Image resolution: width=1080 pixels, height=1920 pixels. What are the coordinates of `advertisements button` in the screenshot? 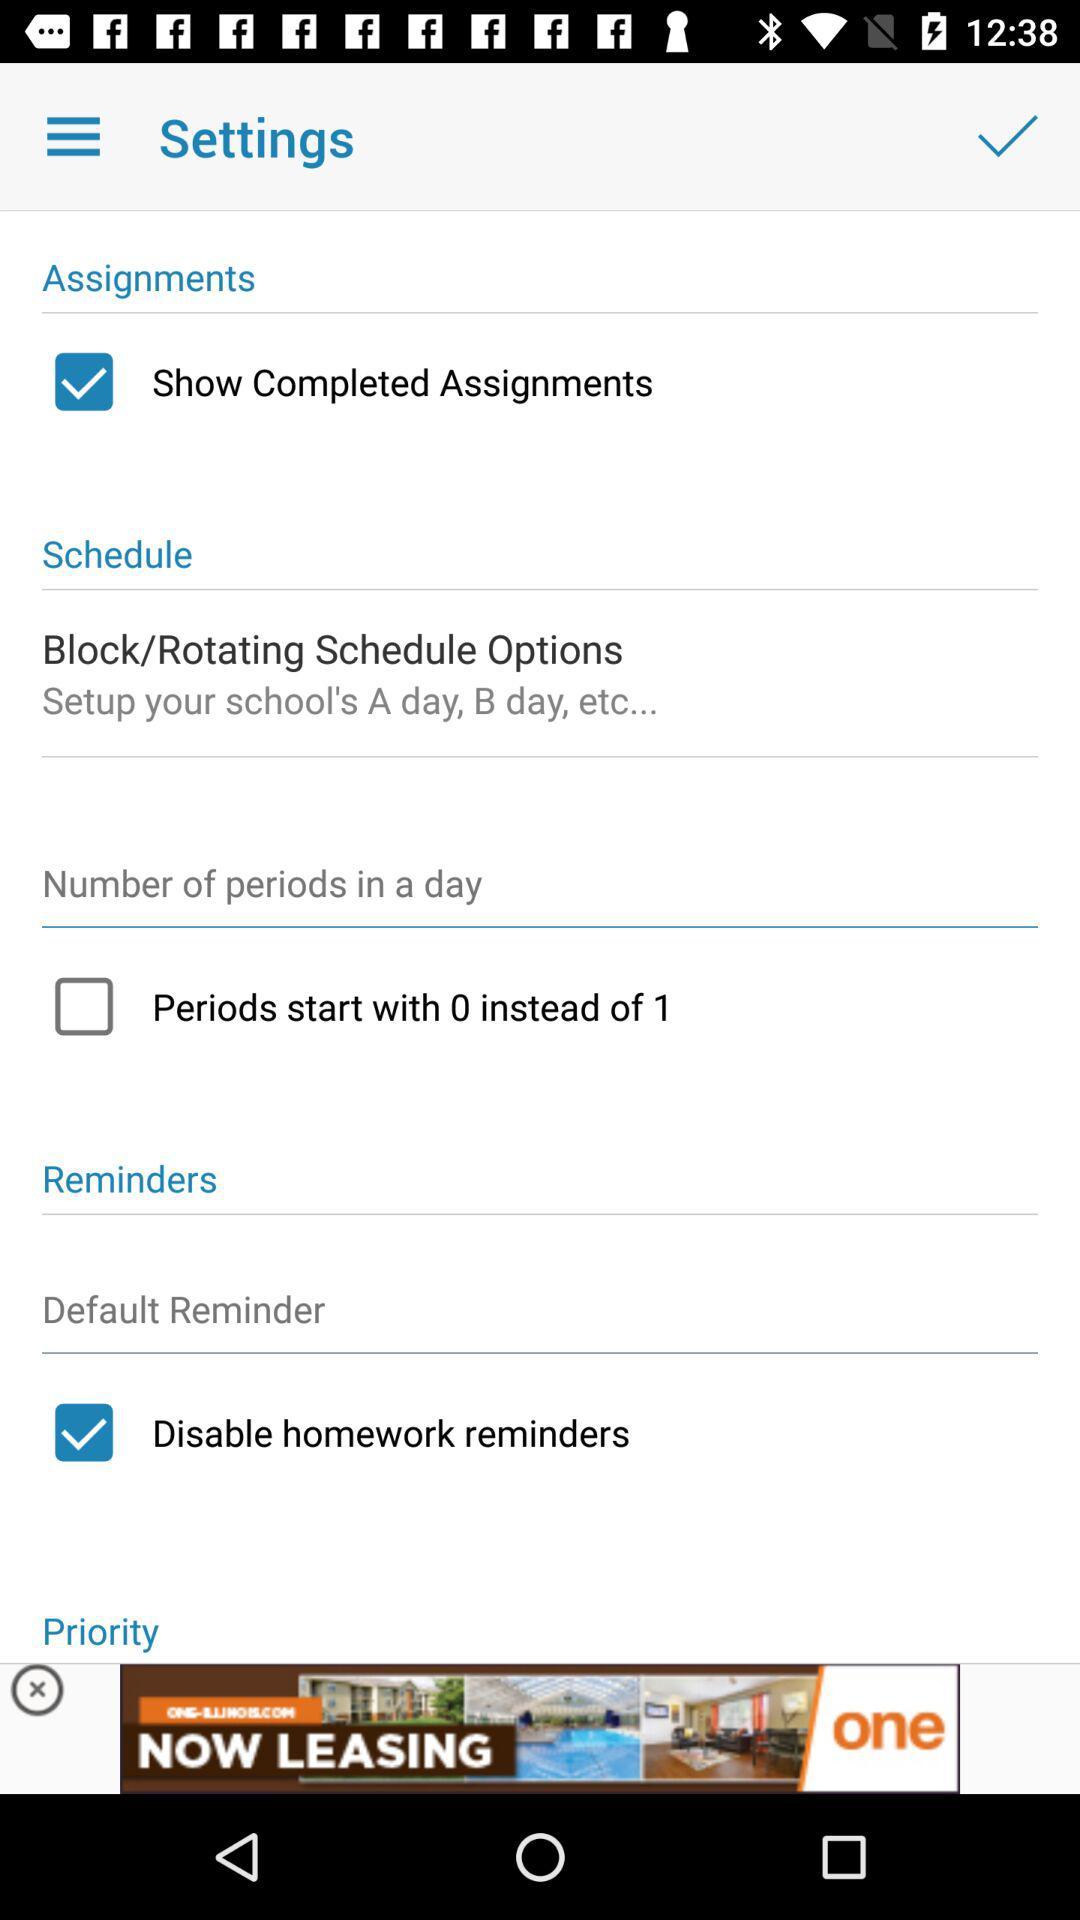 It's located at (37, 1694).